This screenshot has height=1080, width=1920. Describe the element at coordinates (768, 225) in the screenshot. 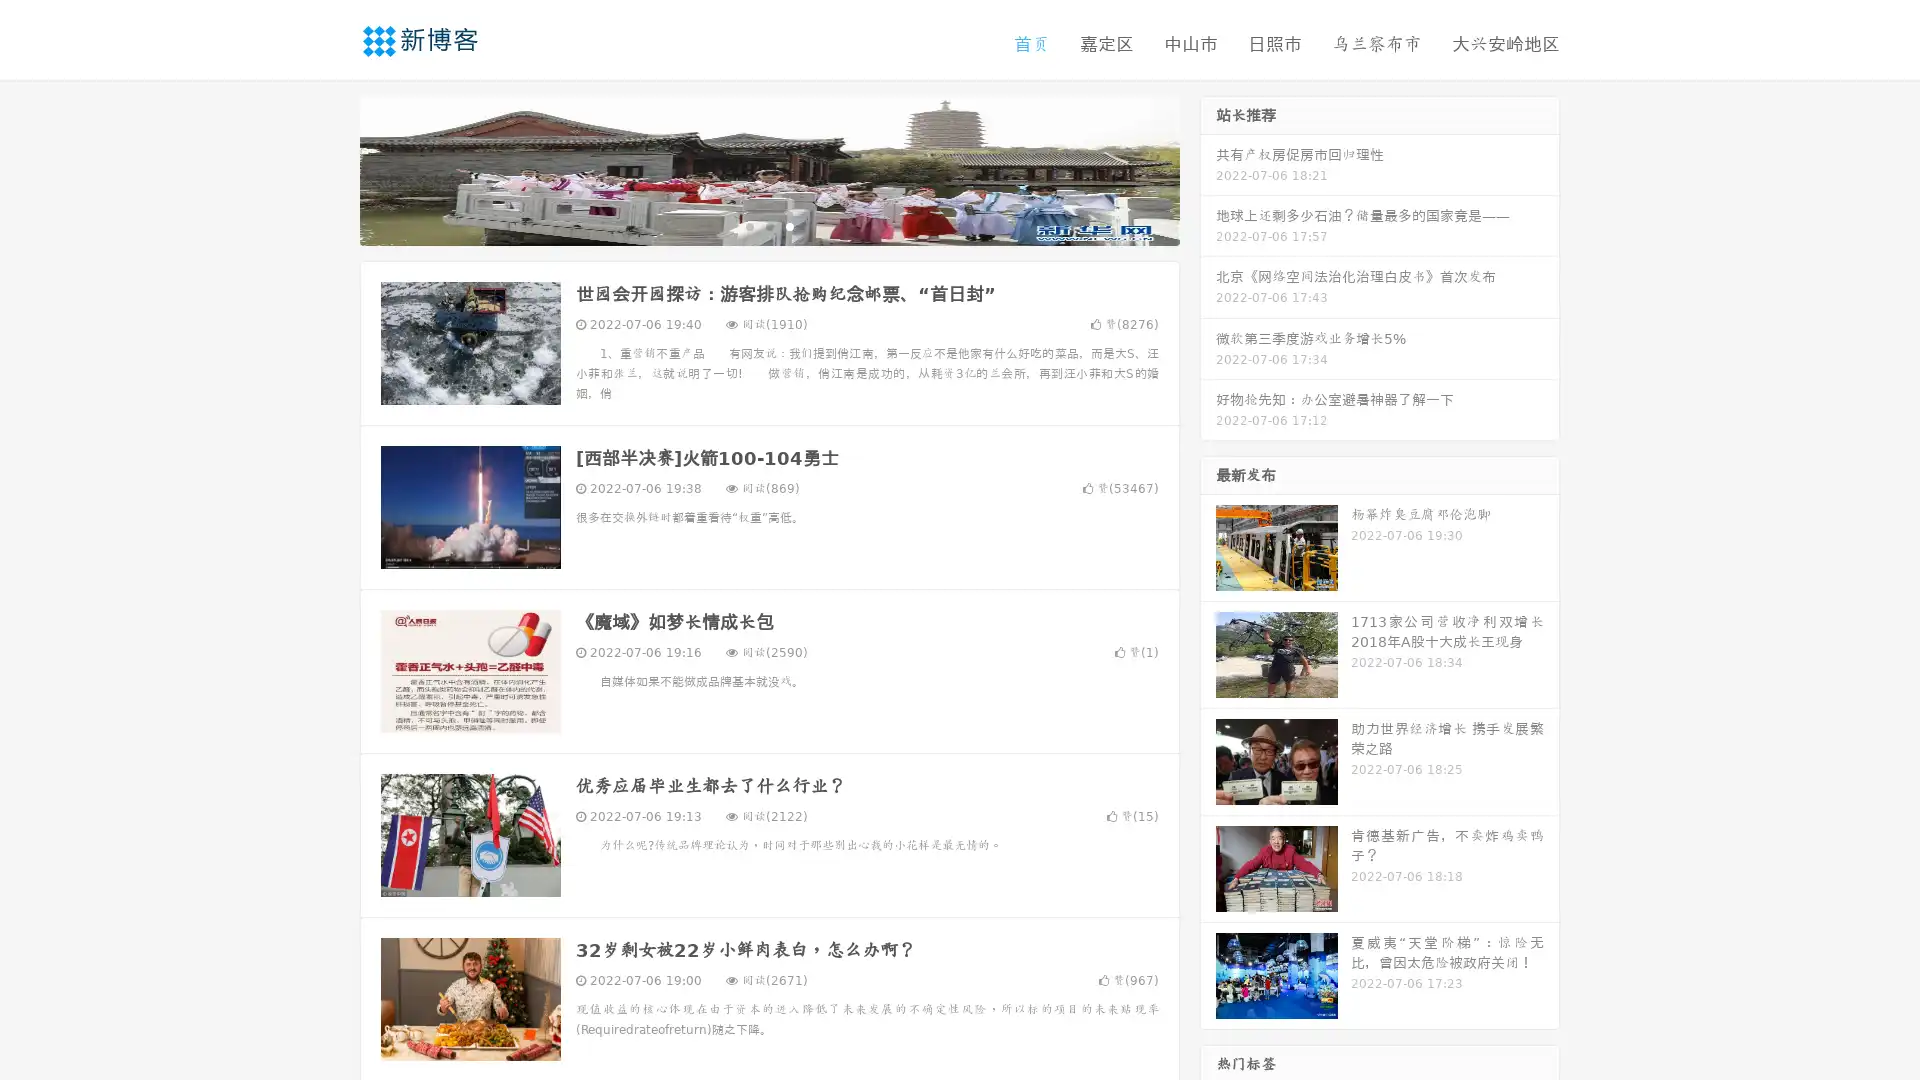

I see `Go to slide 2` at that location.